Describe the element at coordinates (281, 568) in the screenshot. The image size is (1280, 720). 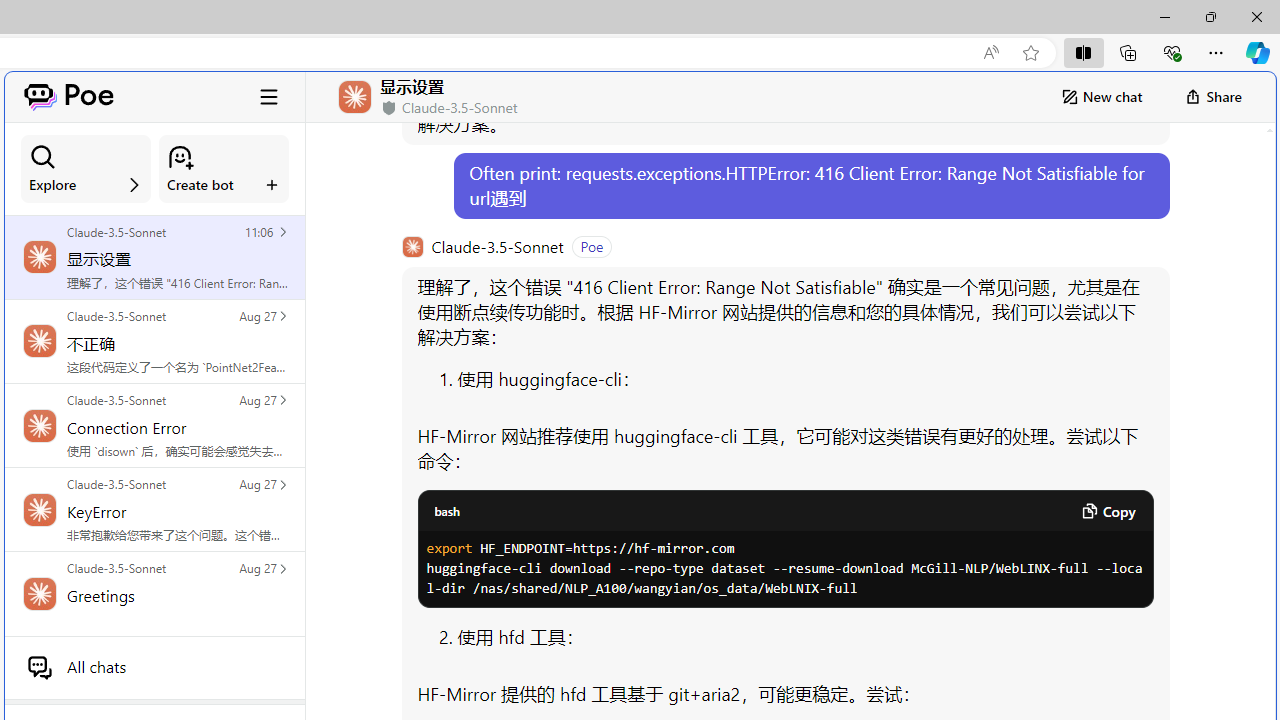
I see `'Class: ChatHistoryListItem_chevronIcon__zJZSN'` at that location.